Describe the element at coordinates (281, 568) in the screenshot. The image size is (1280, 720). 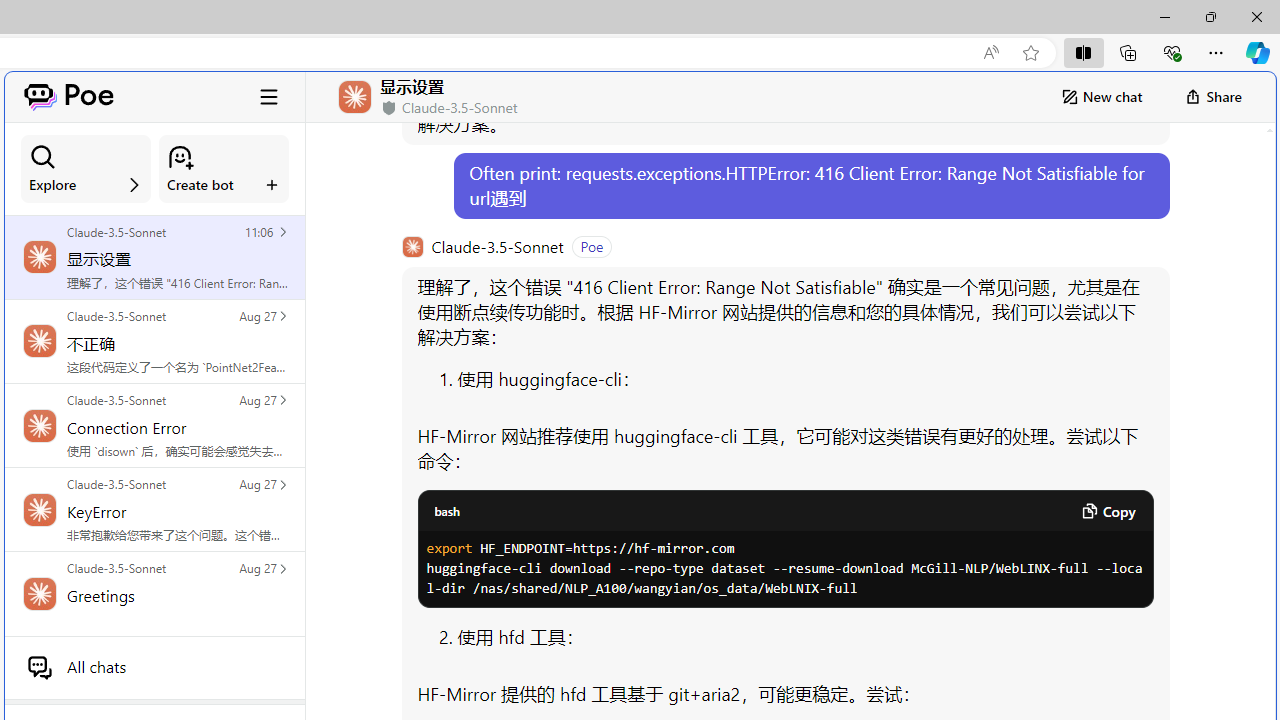
I see `'Class: ChatHistoryListItem_chevronIcon__zJZSN'` at that location.